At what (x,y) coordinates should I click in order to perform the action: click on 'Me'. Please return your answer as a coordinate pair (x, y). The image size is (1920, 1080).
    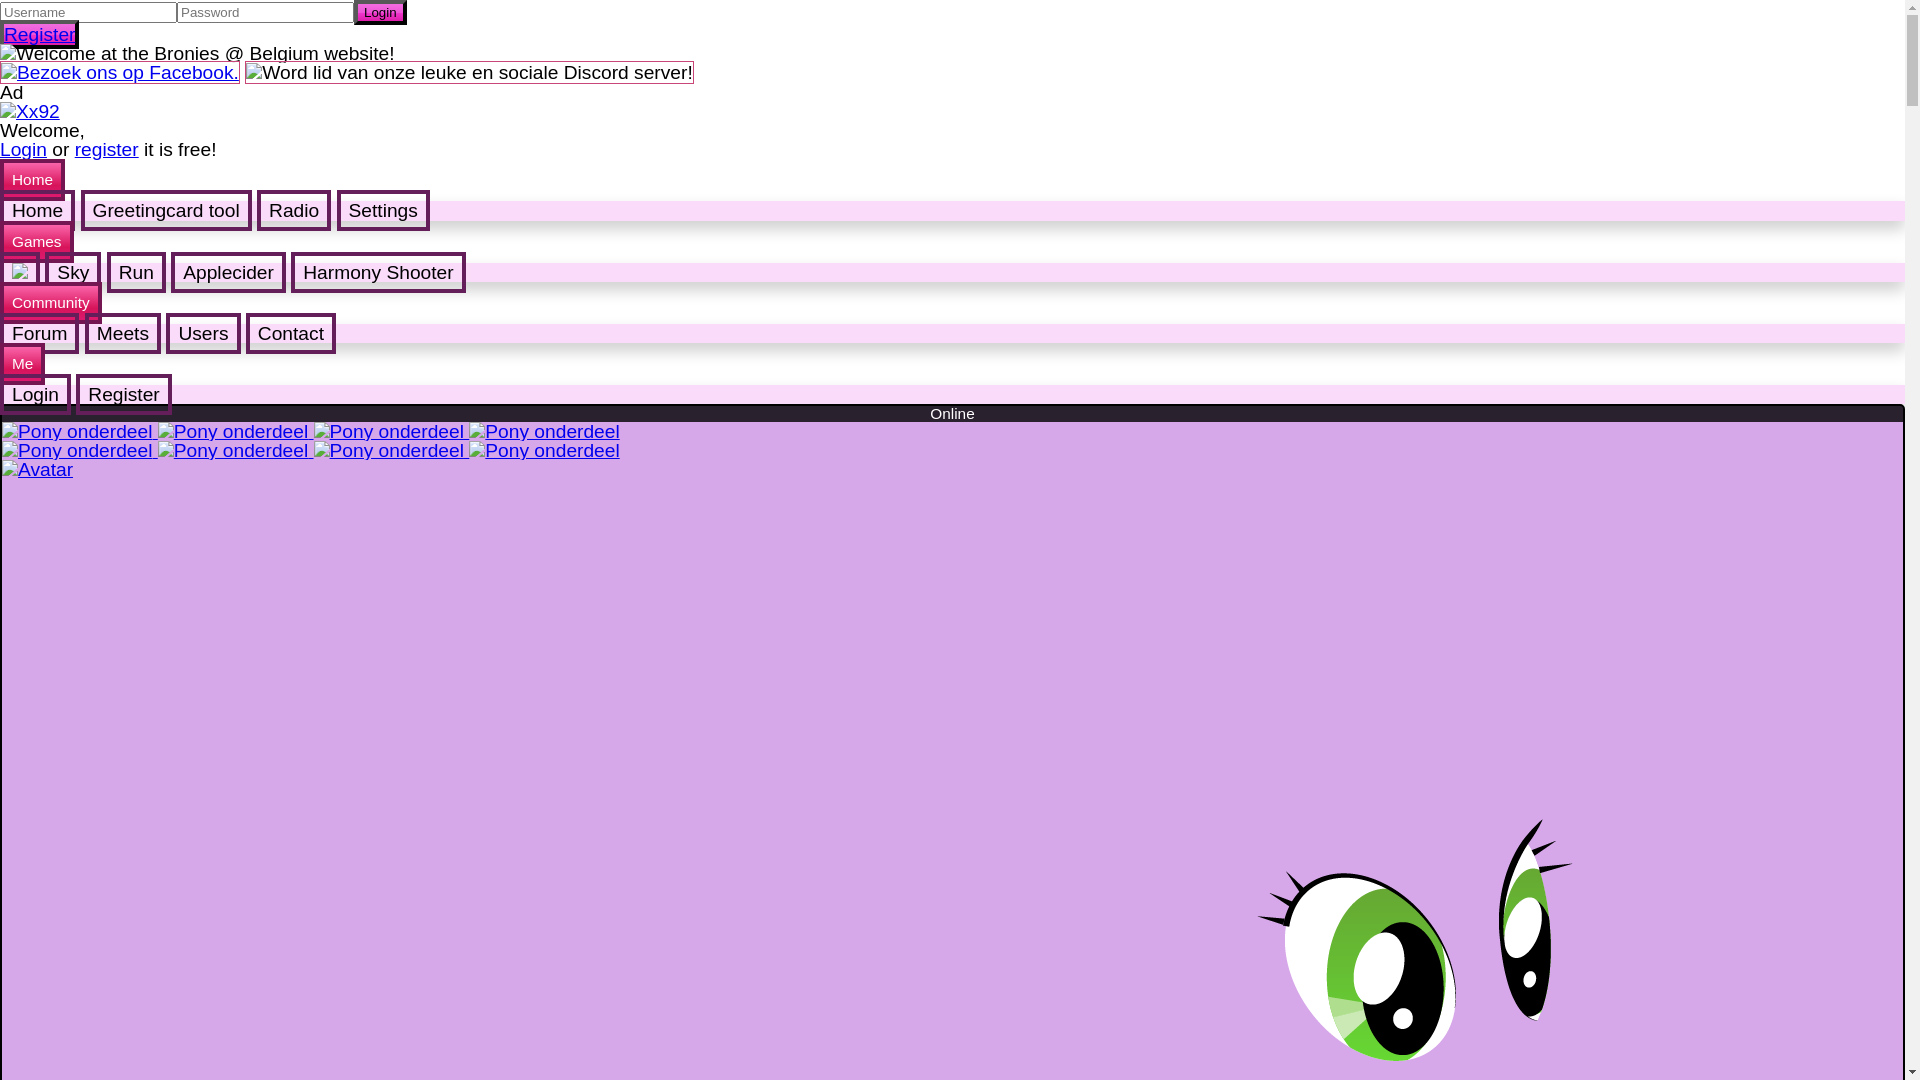
    Looking at the image, I should click on (0, 363).